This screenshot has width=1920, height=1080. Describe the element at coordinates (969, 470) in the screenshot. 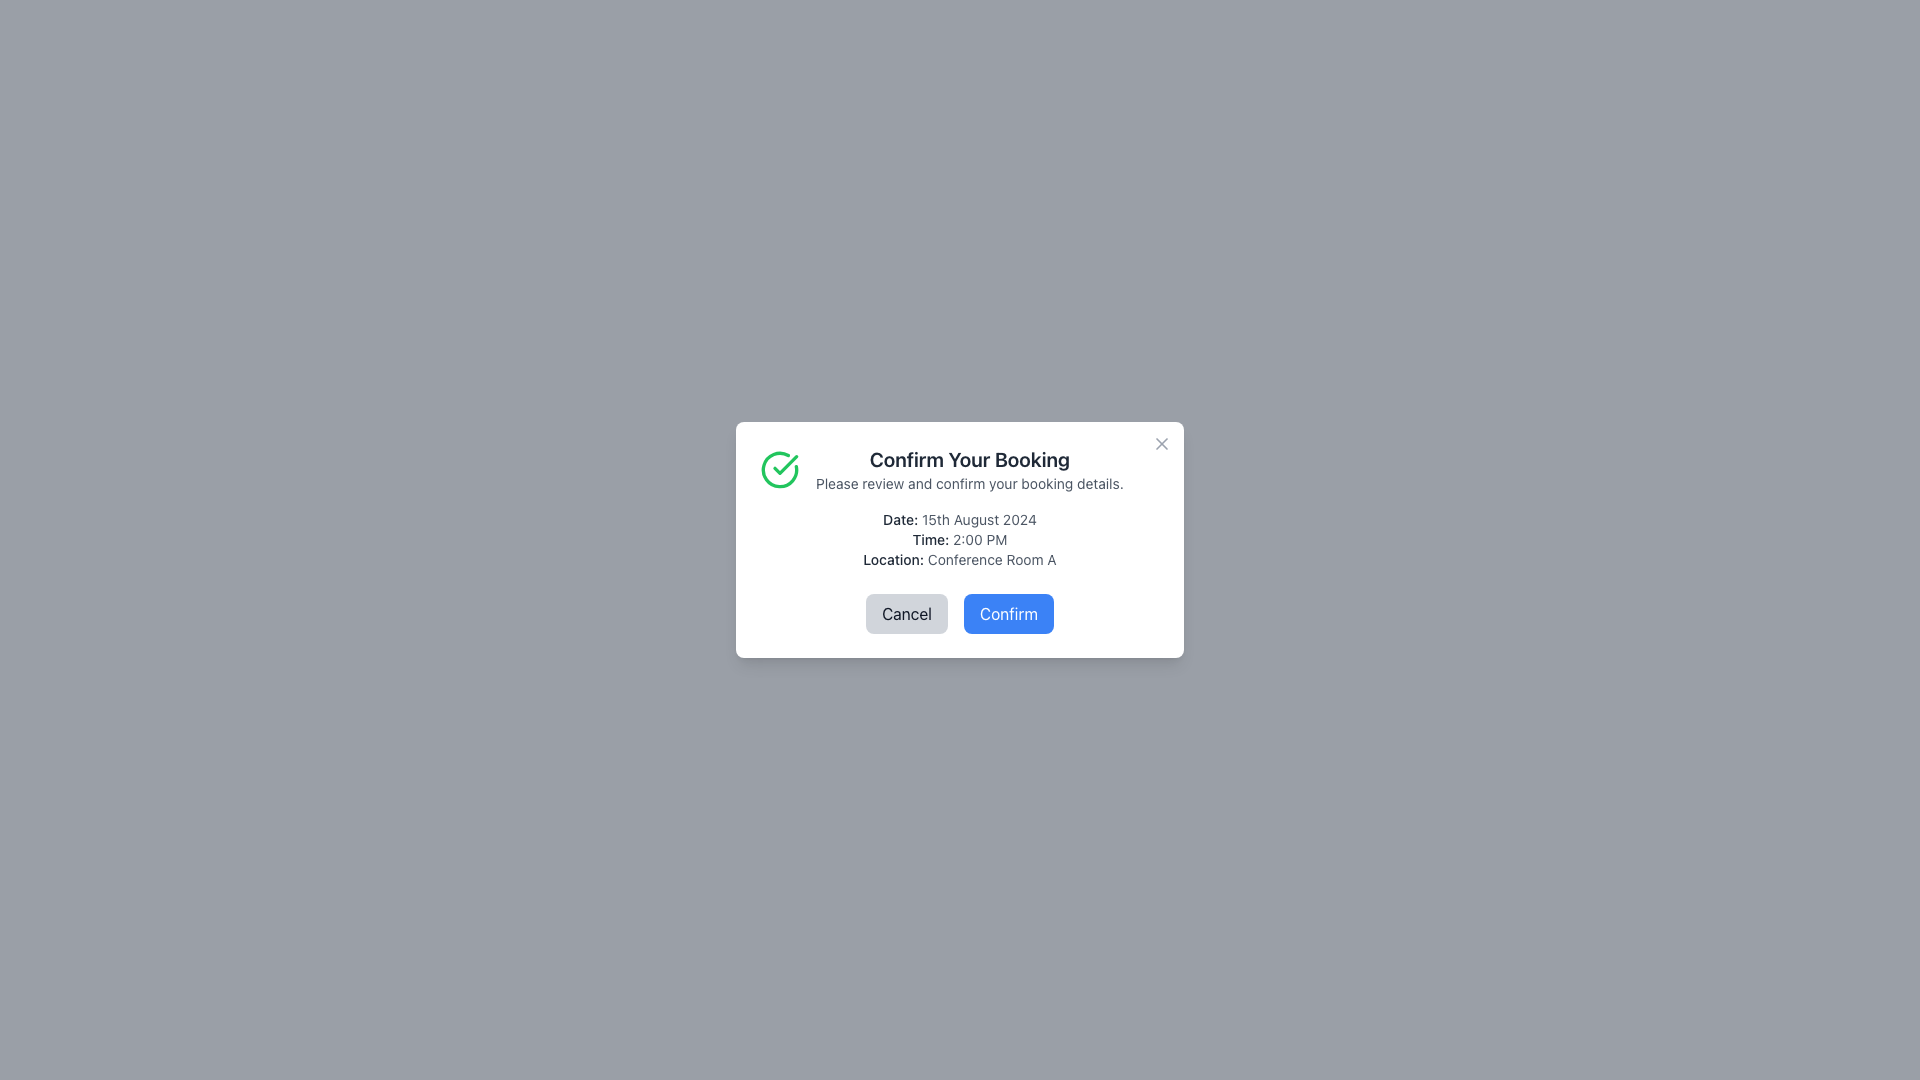

I see `text in the header titled 'Confirm Your Booking' with a subtext below it that says 'Please review and confirm your booking details.' This header is located at the center of a white modal box on a muted gray background` at that location.